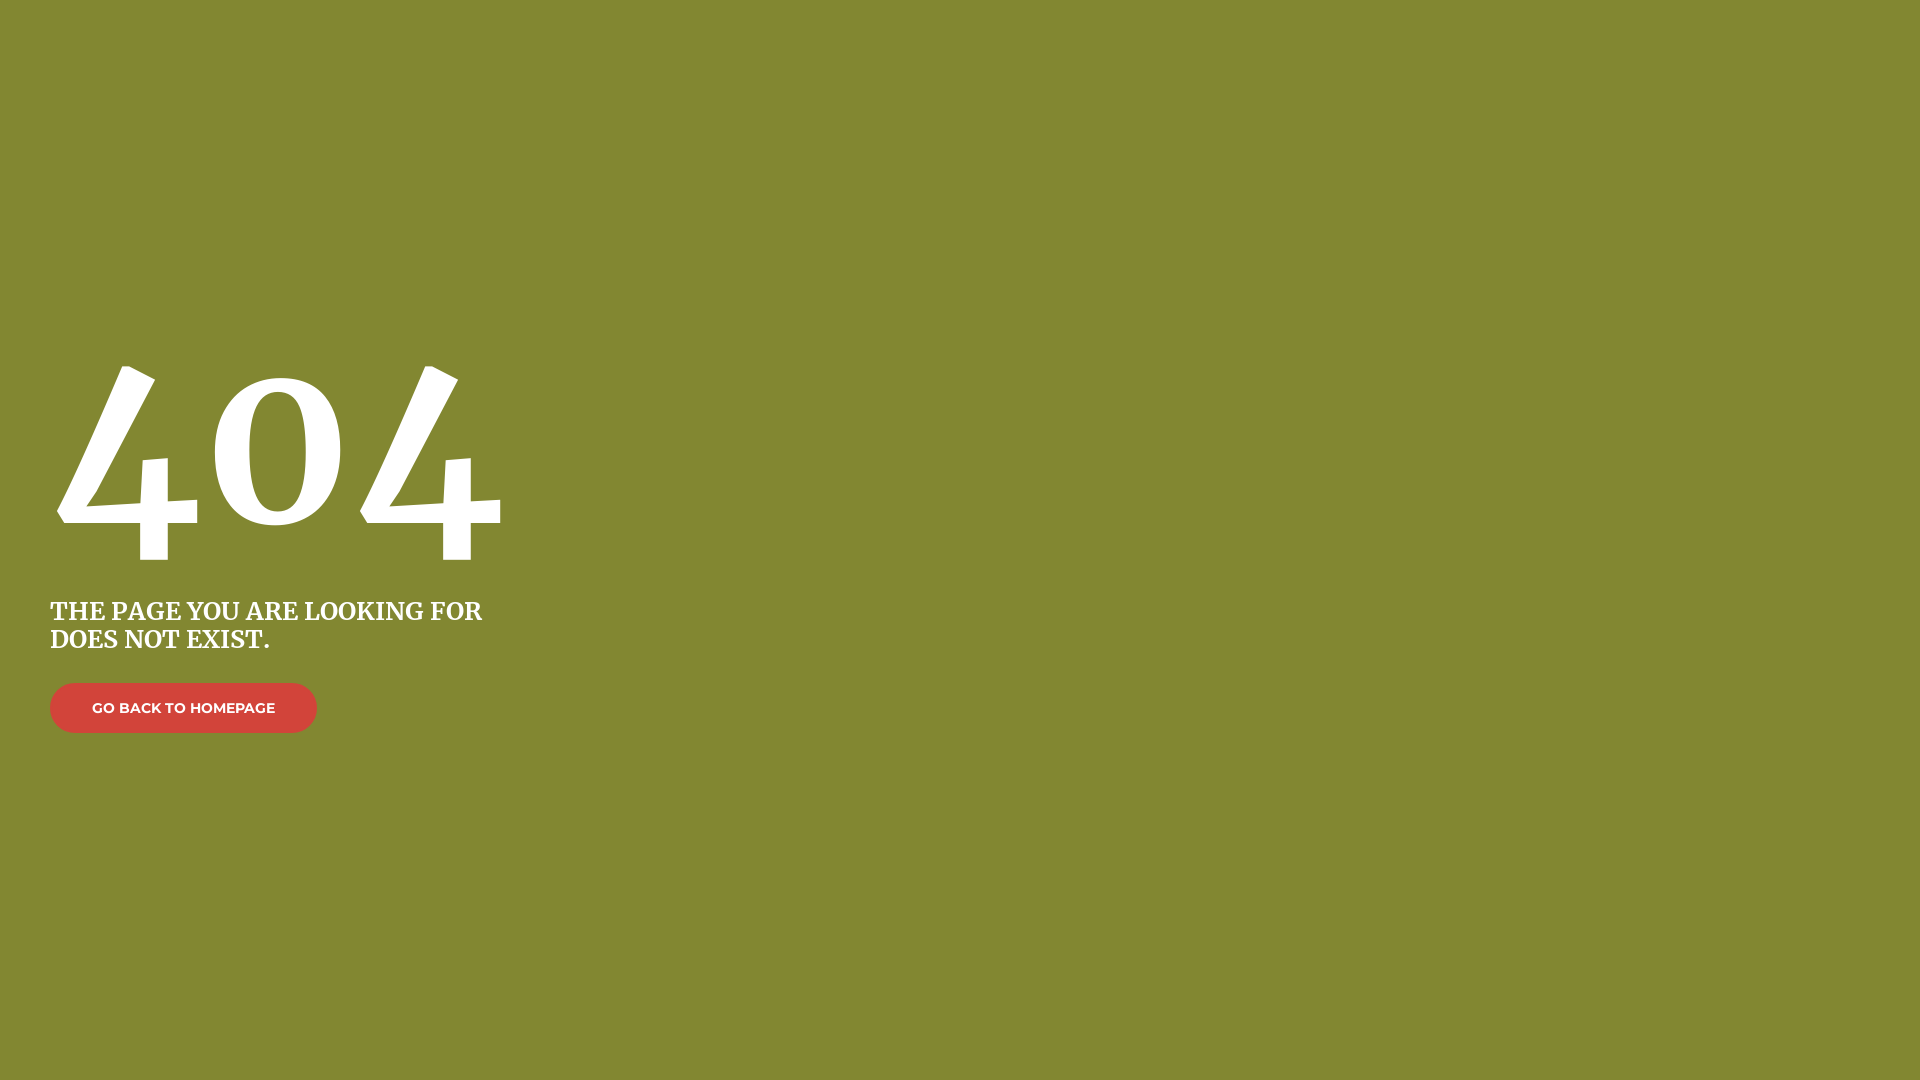 The width and height of the screenshot is (1920, 1080). I want to click on 'GO BACK TO HOMEPAGE', so click(183, 707).